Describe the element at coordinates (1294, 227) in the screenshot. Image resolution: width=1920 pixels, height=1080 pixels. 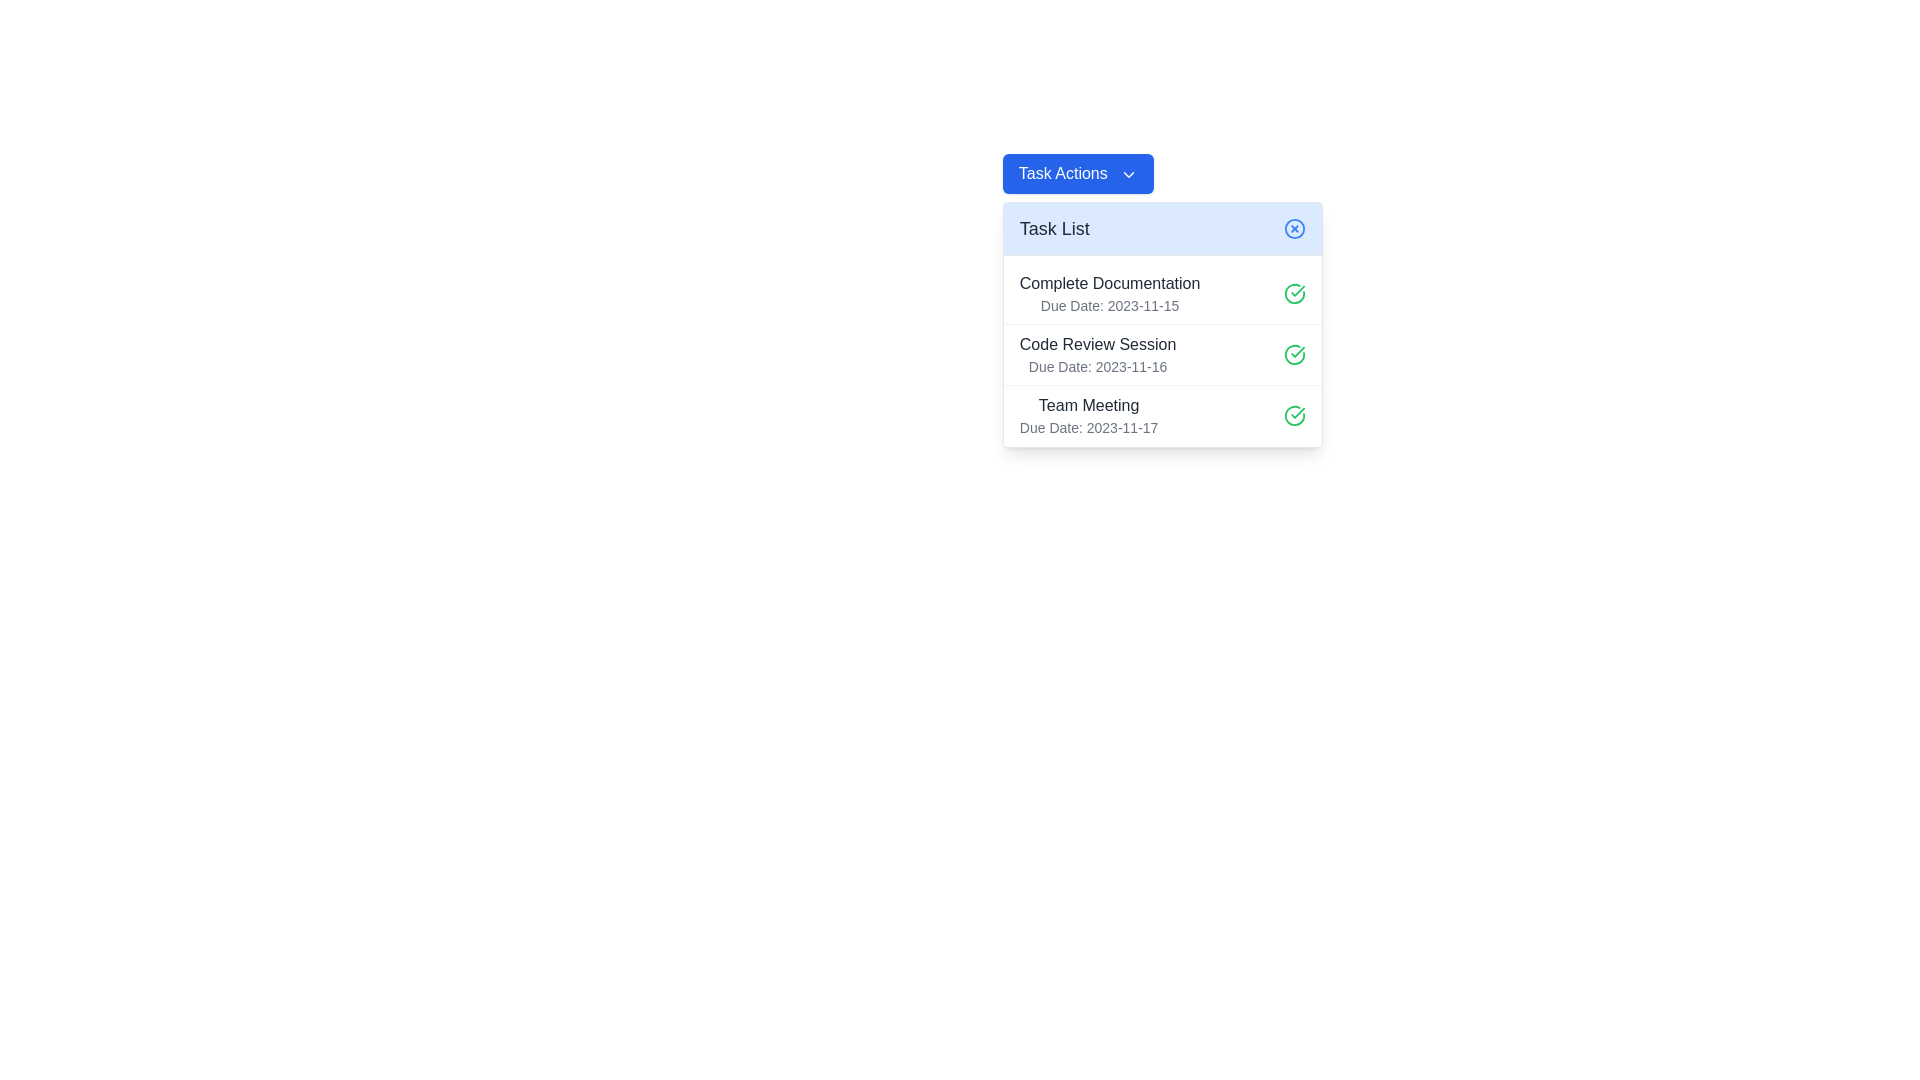
I see `the small circular blue button with an 'X' mark inside, located to the right of the 'Task List' header` at that location.